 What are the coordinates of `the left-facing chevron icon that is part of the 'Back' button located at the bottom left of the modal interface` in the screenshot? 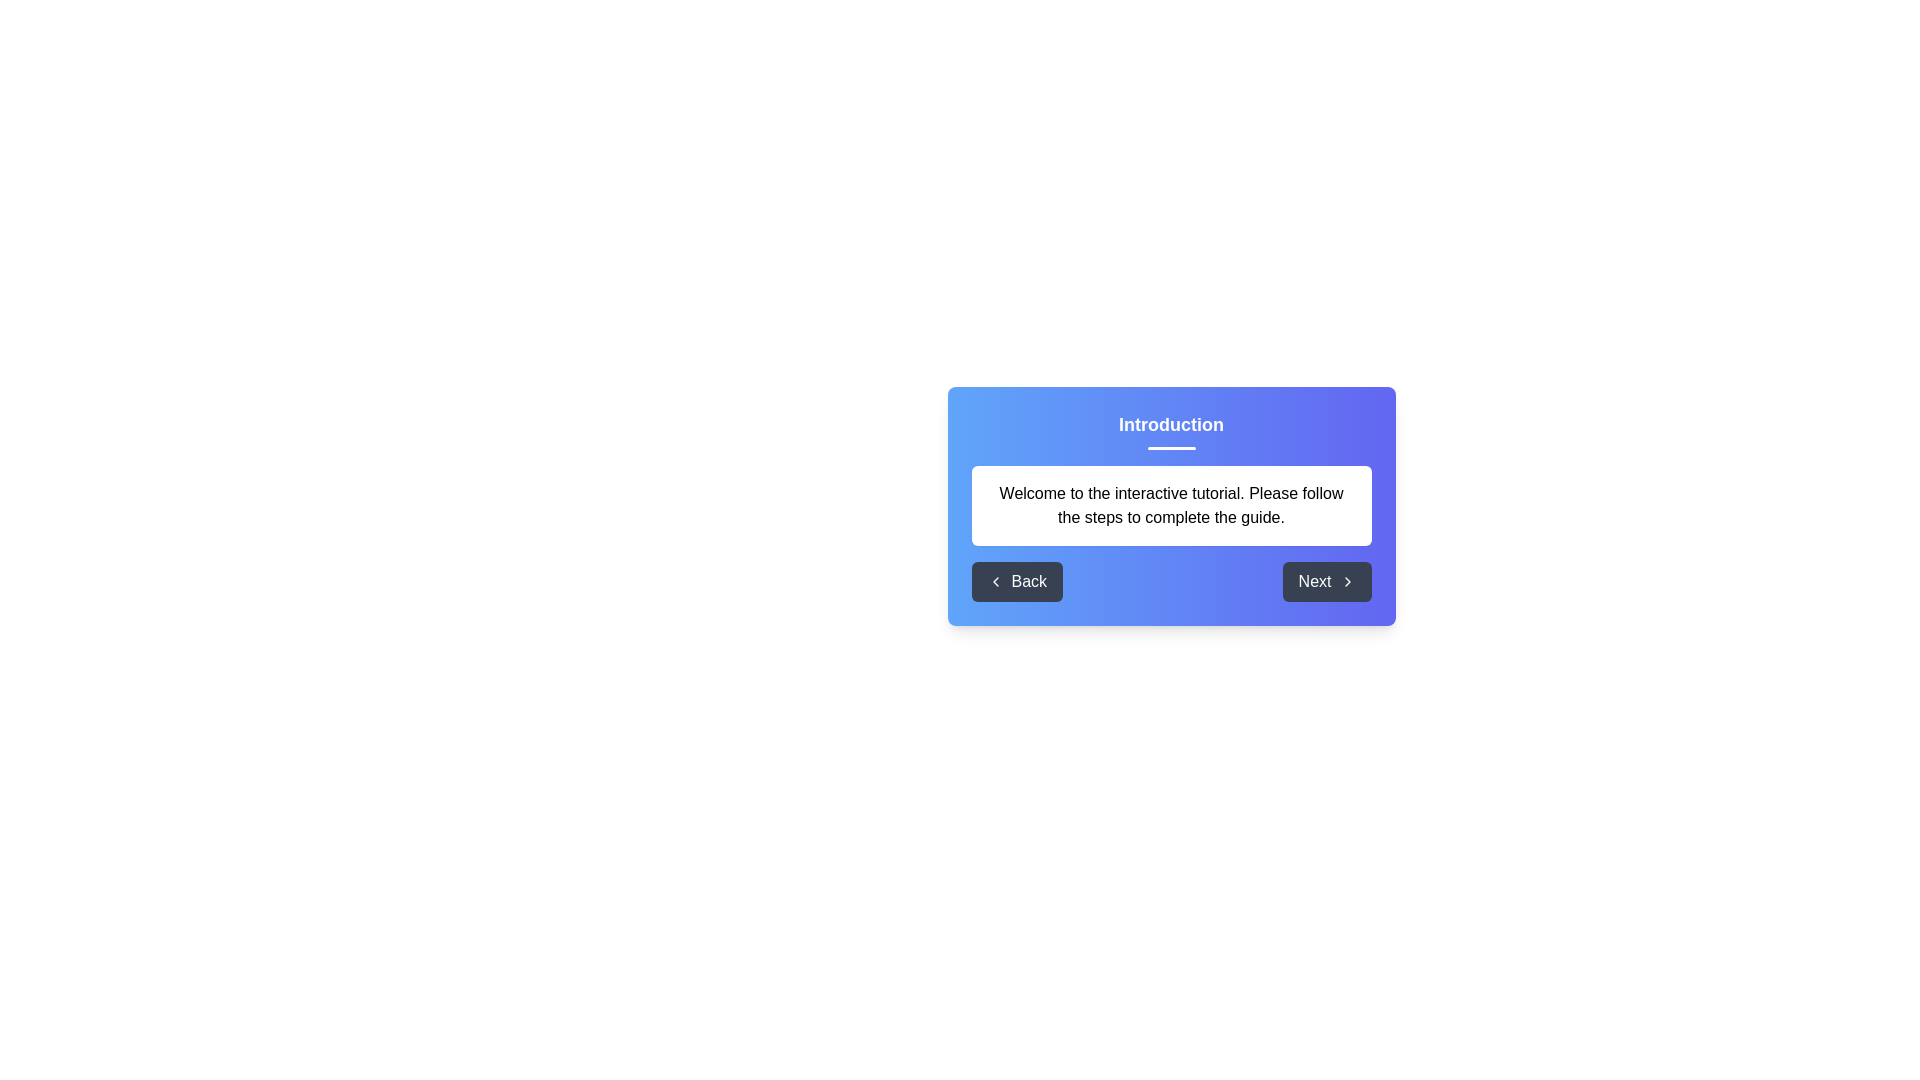 It's located at (995, 582).